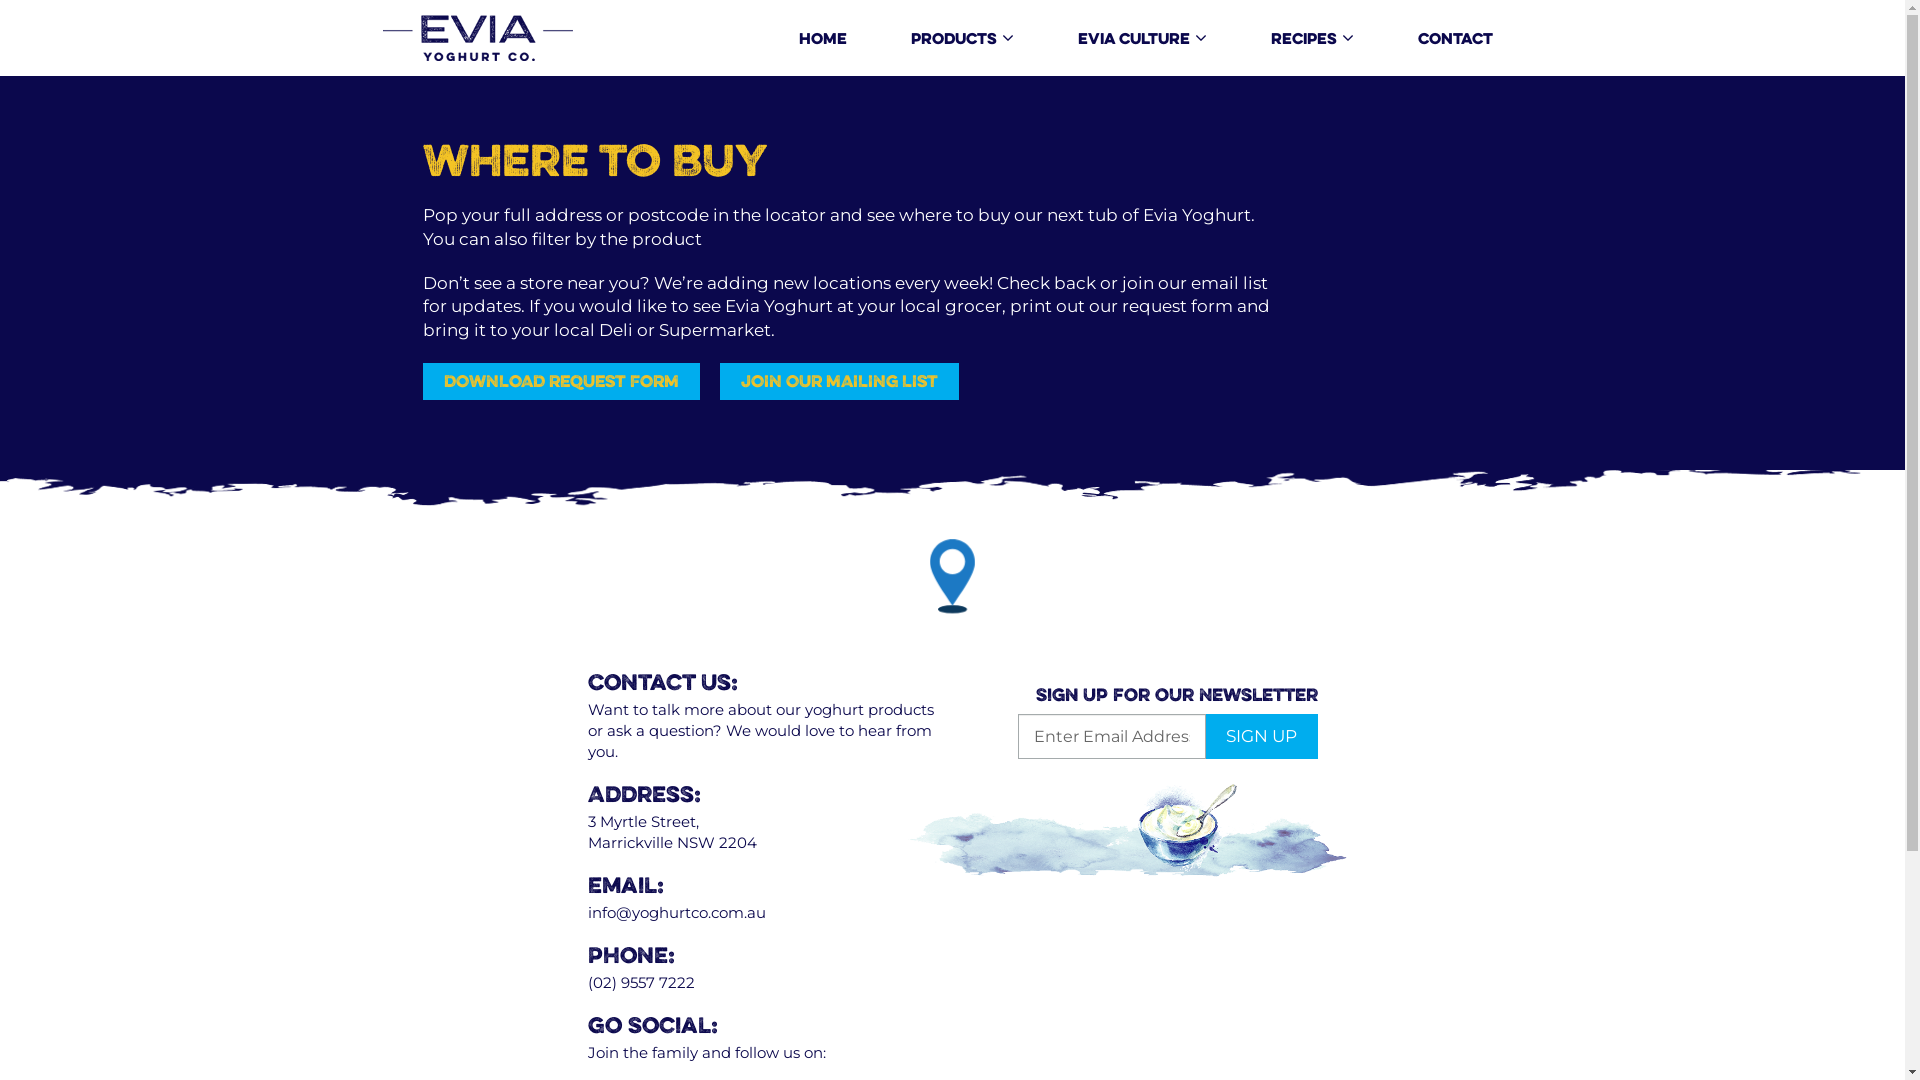 The height and width of the screenshot is (1080, 1920). I want to click on '(02) 9557 7222', so click(641, 981).